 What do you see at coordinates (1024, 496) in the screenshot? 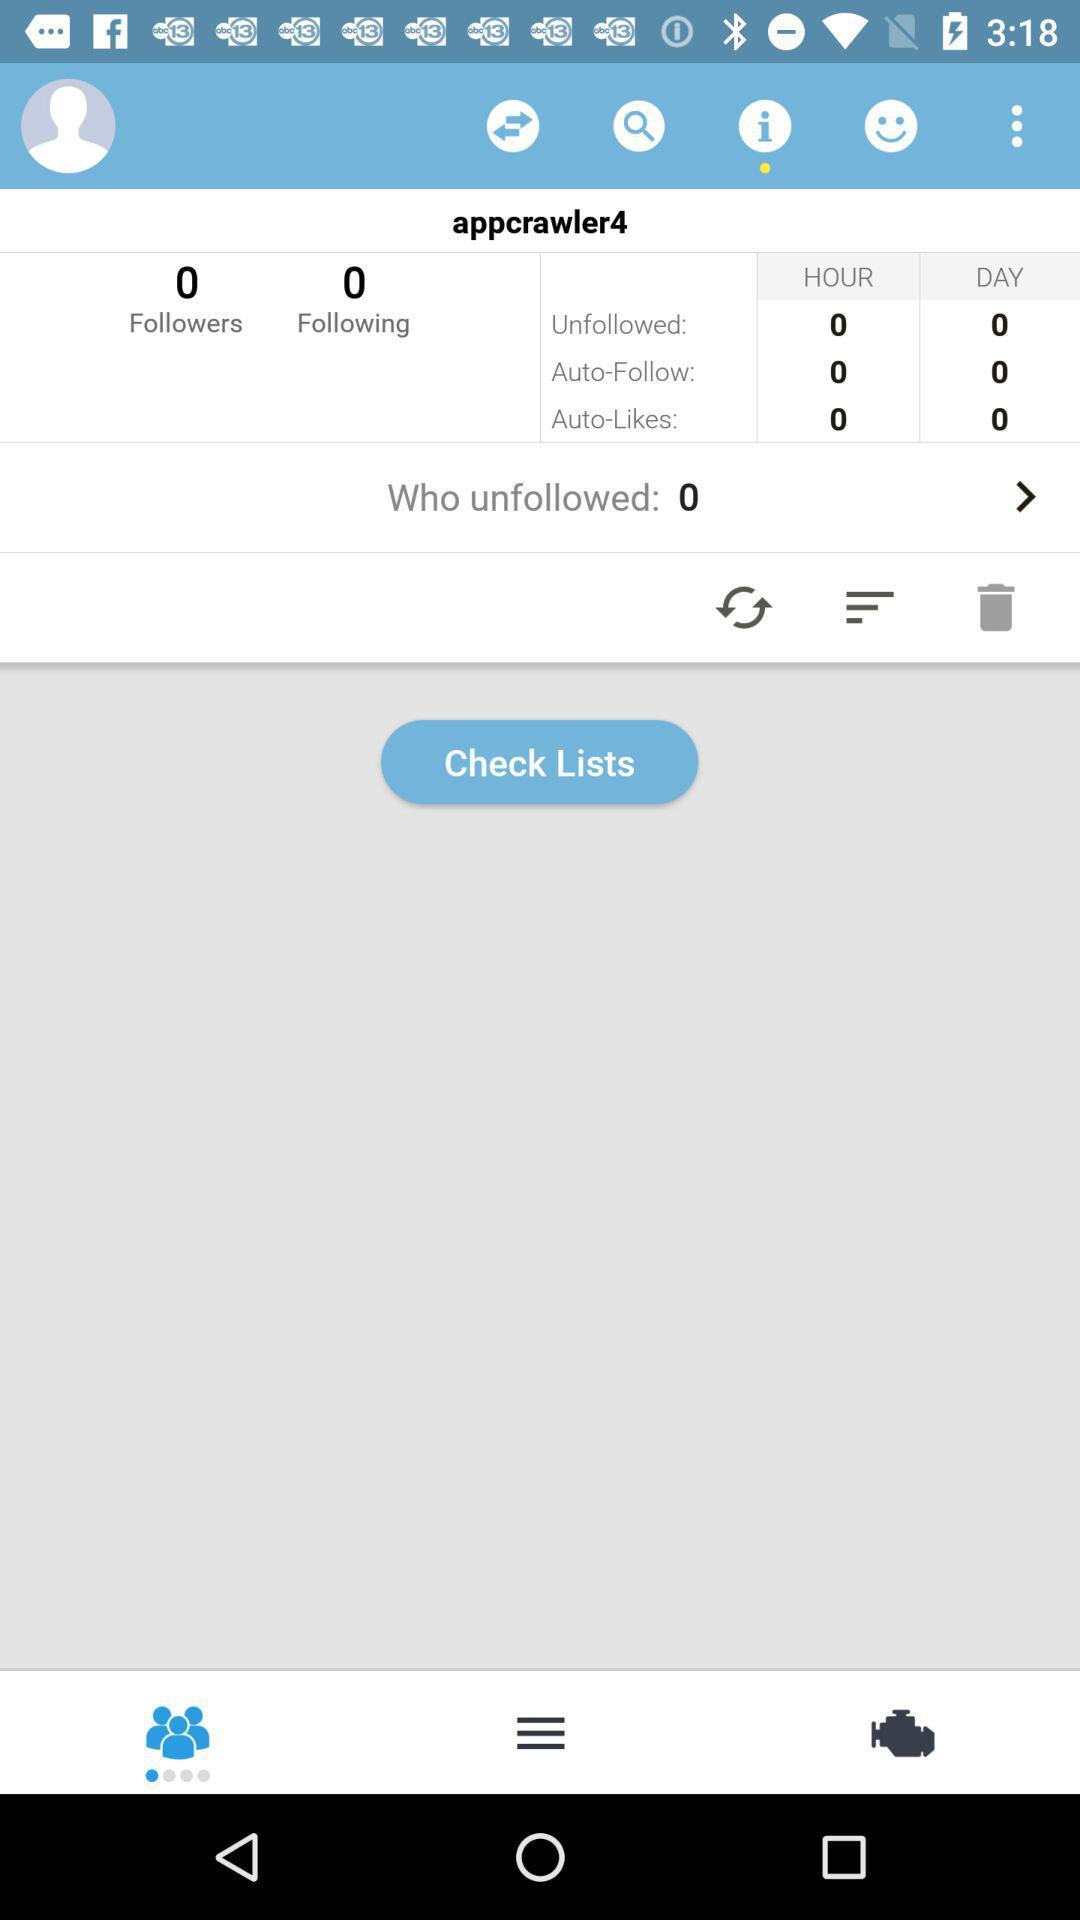
I see `the arrow_forward icon` at bounding box center [1024, 496].